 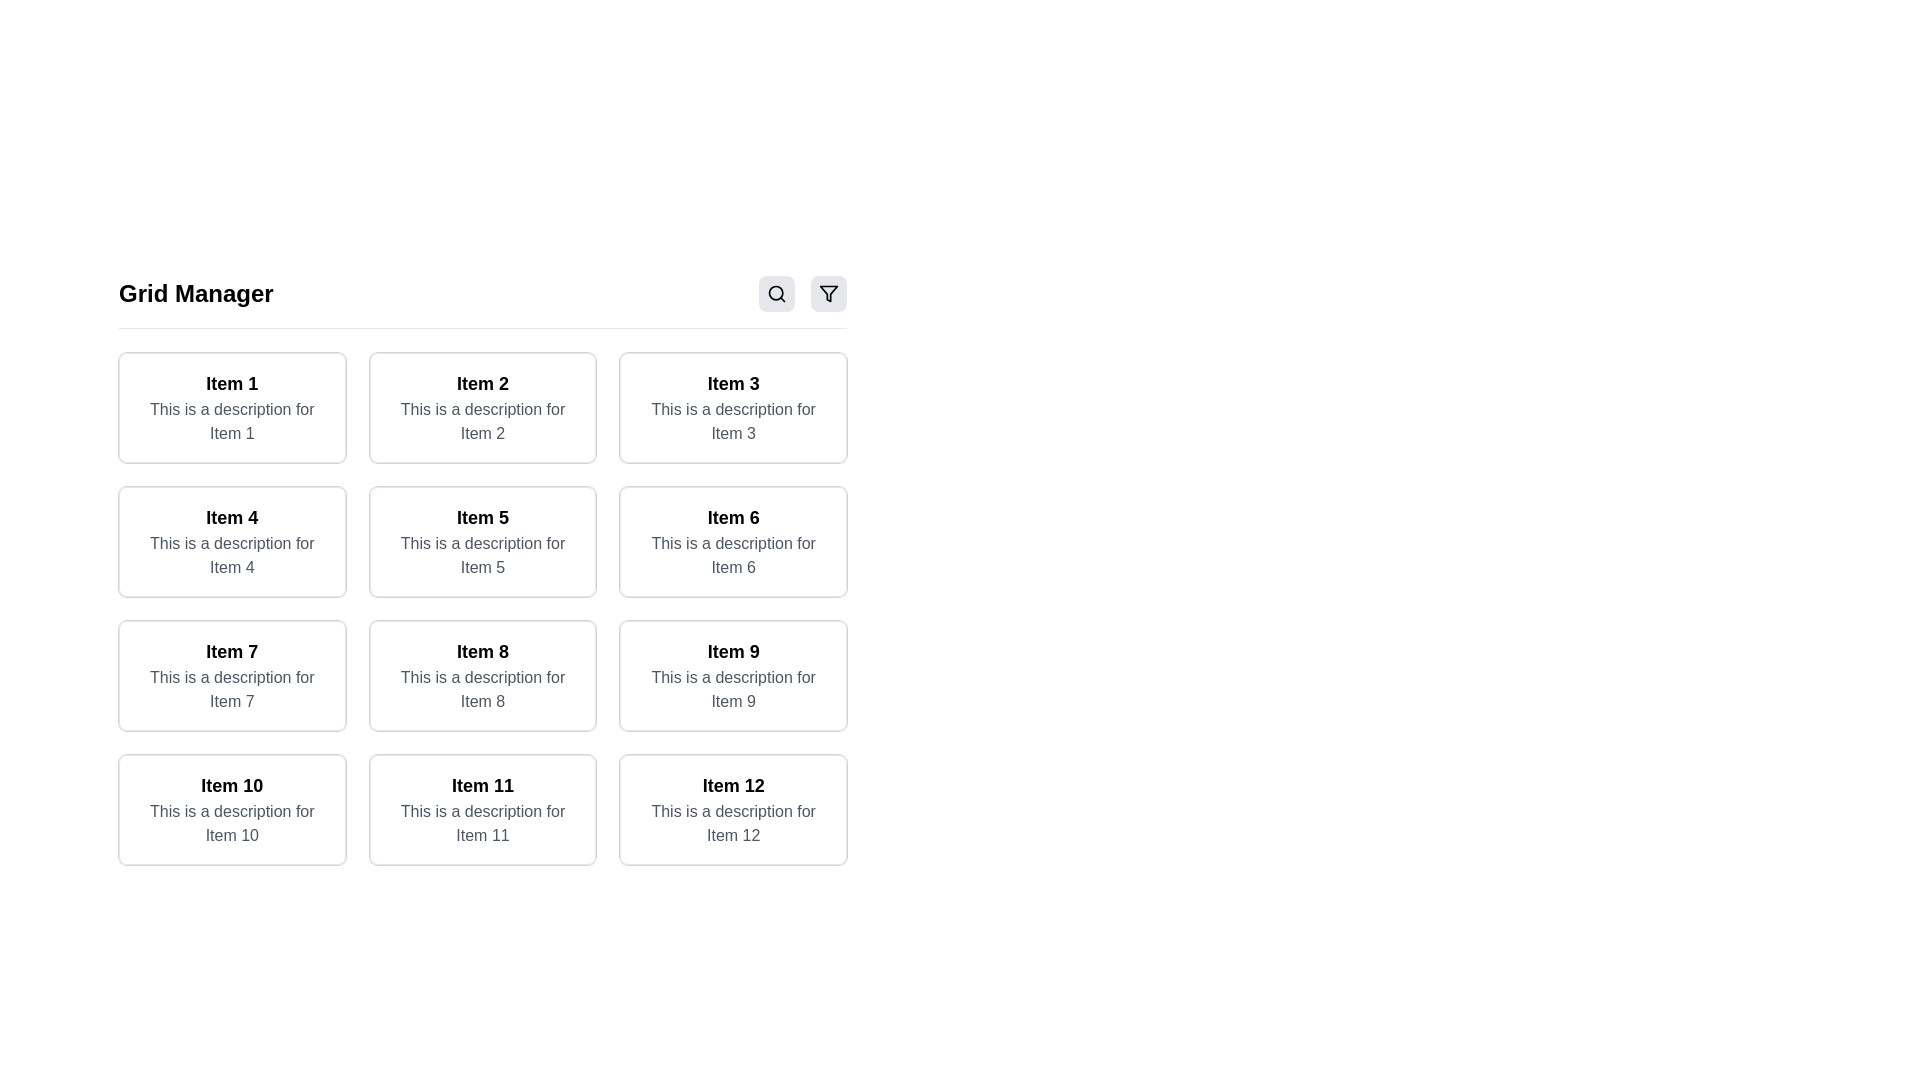 What do you see at coordinates (483, 810) in the screenshot?
I see `the grid item representing 'Item 11', located in the last row, second column from the left` at bounding box center [483, 810].